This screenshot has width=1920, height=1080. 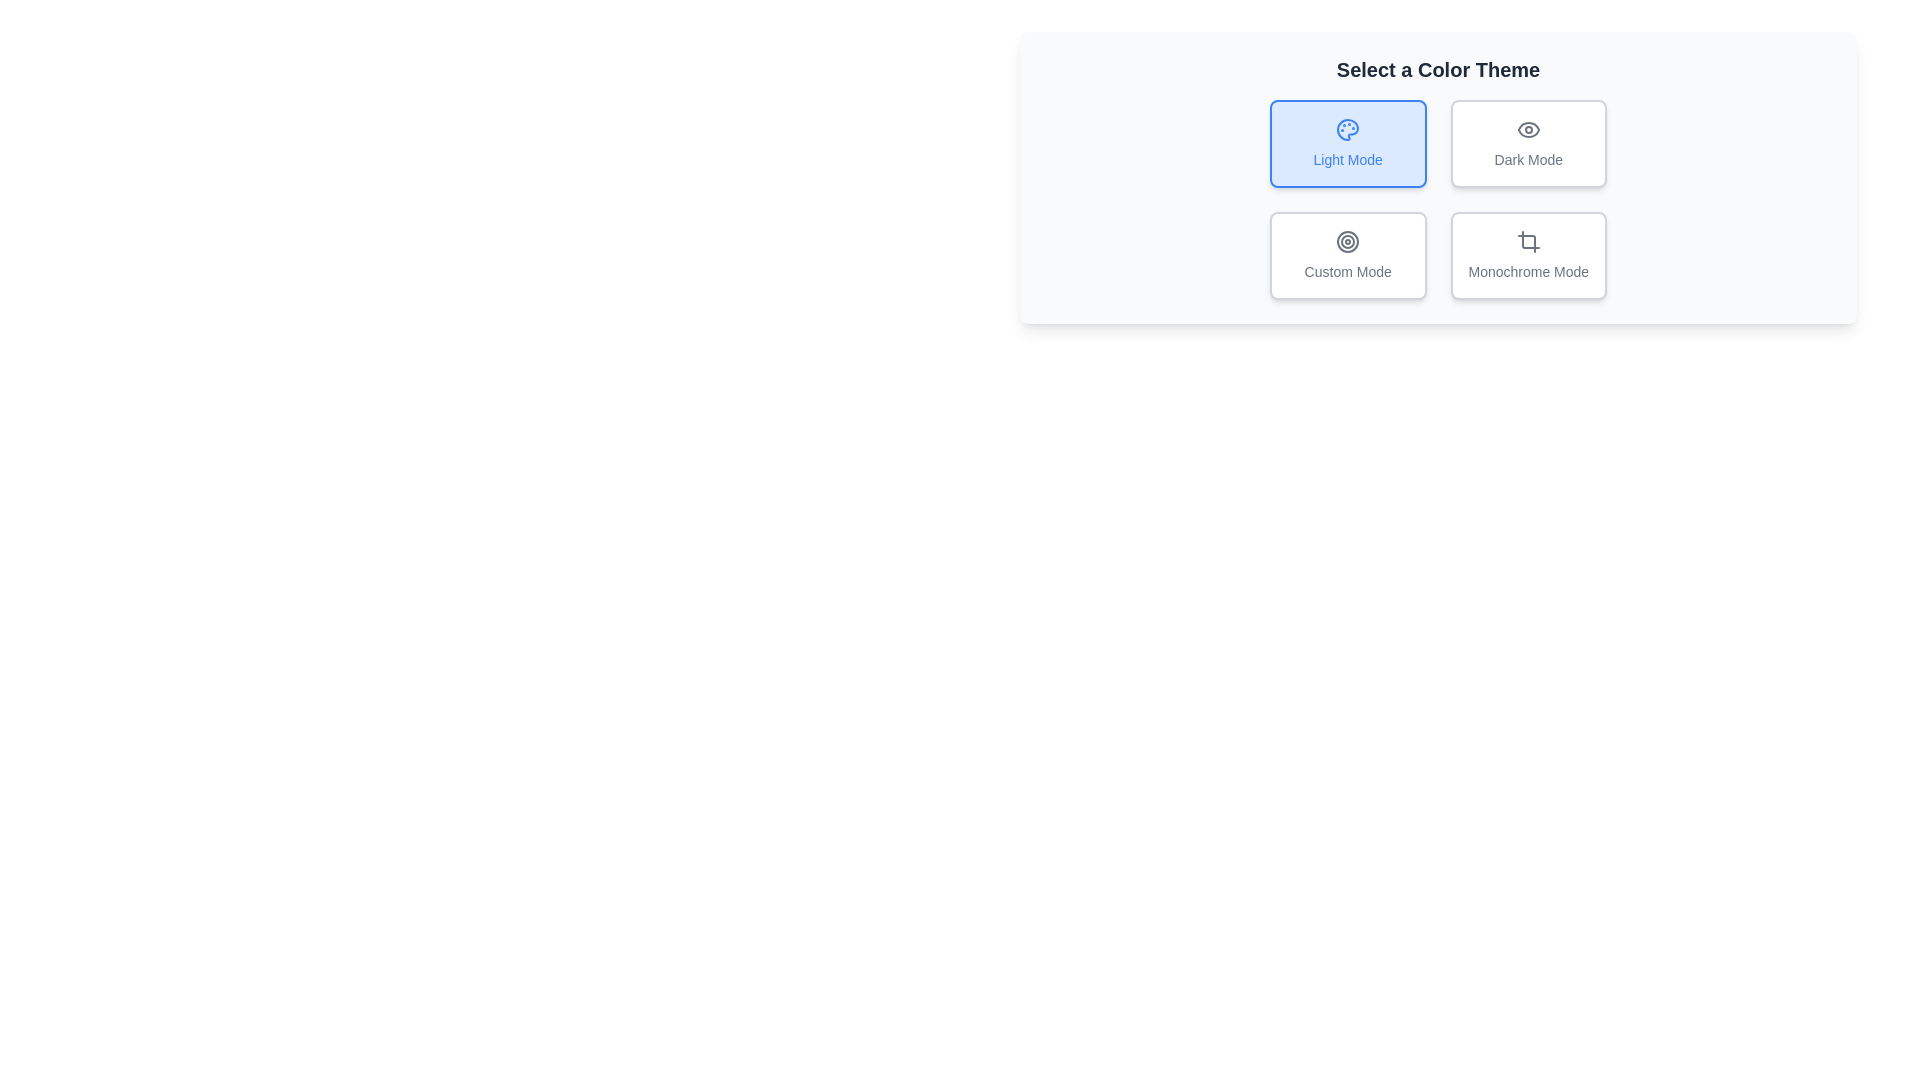 I want to click on the theme by clicking on the button corresponding to Monochrome Mode, so click(x=1527, y=254).